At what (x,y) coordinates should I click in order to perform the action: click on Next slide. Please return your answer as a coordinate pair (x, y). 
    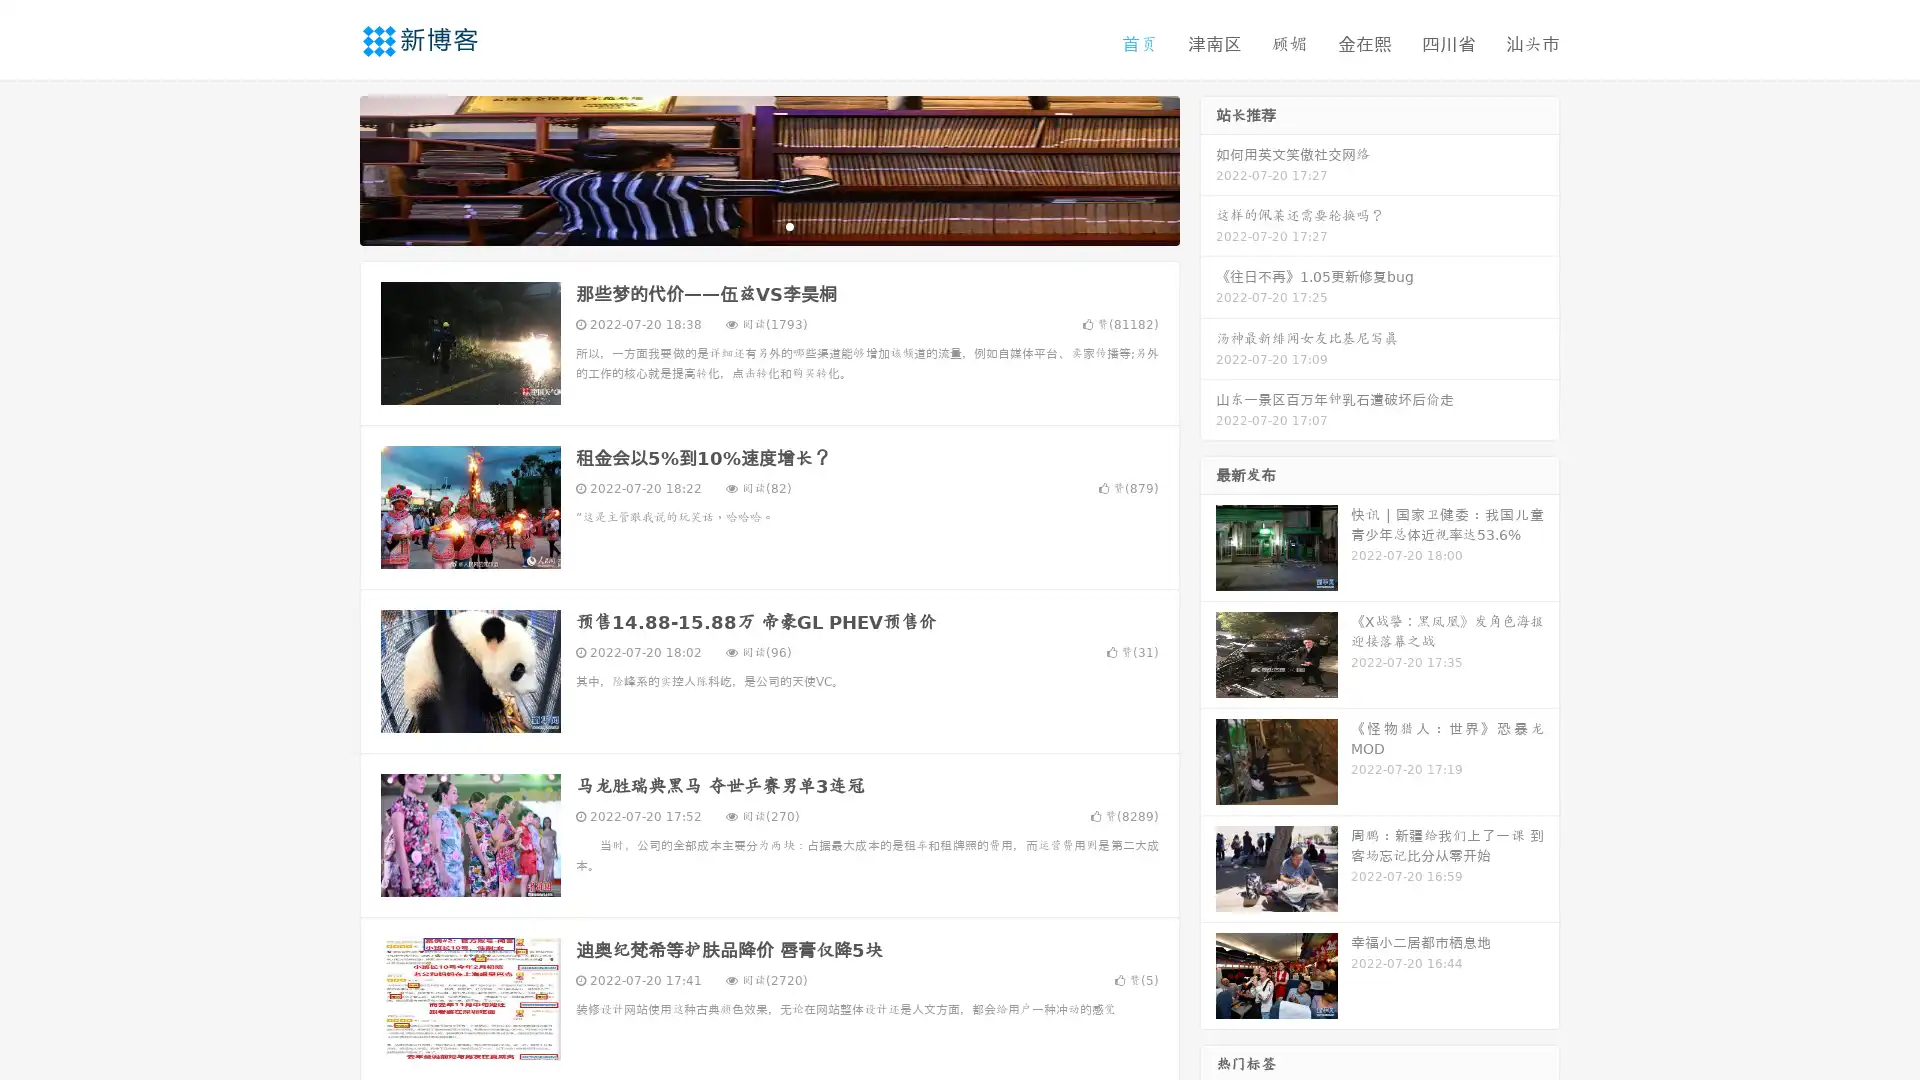
    Looking at the image, I should click on (1208, 168).